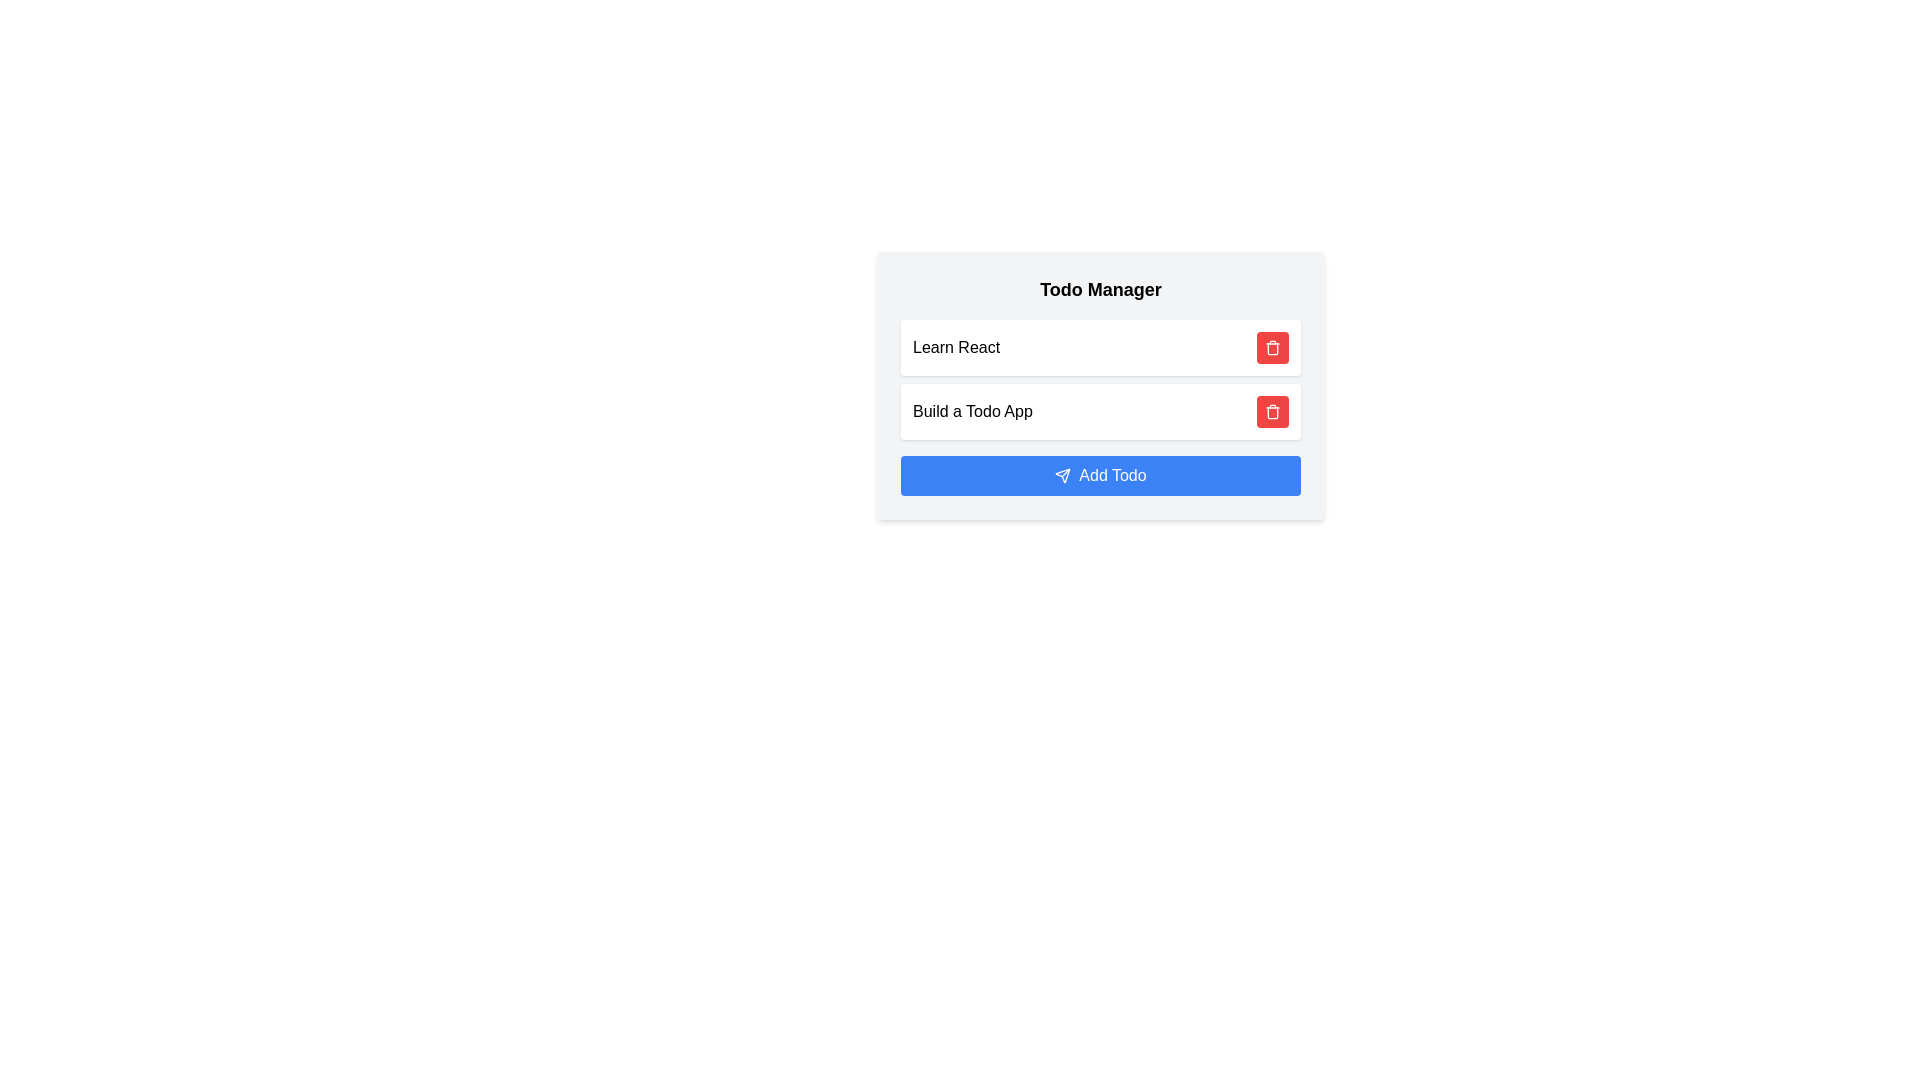  What do you see at coordinates (1271, 346) in the screenshot?
I see `the red rectangular button with a trash can icon located to the right of the 'Learn React' box in the 'Todo Manager' interface` at bounding box center [1271, 346].